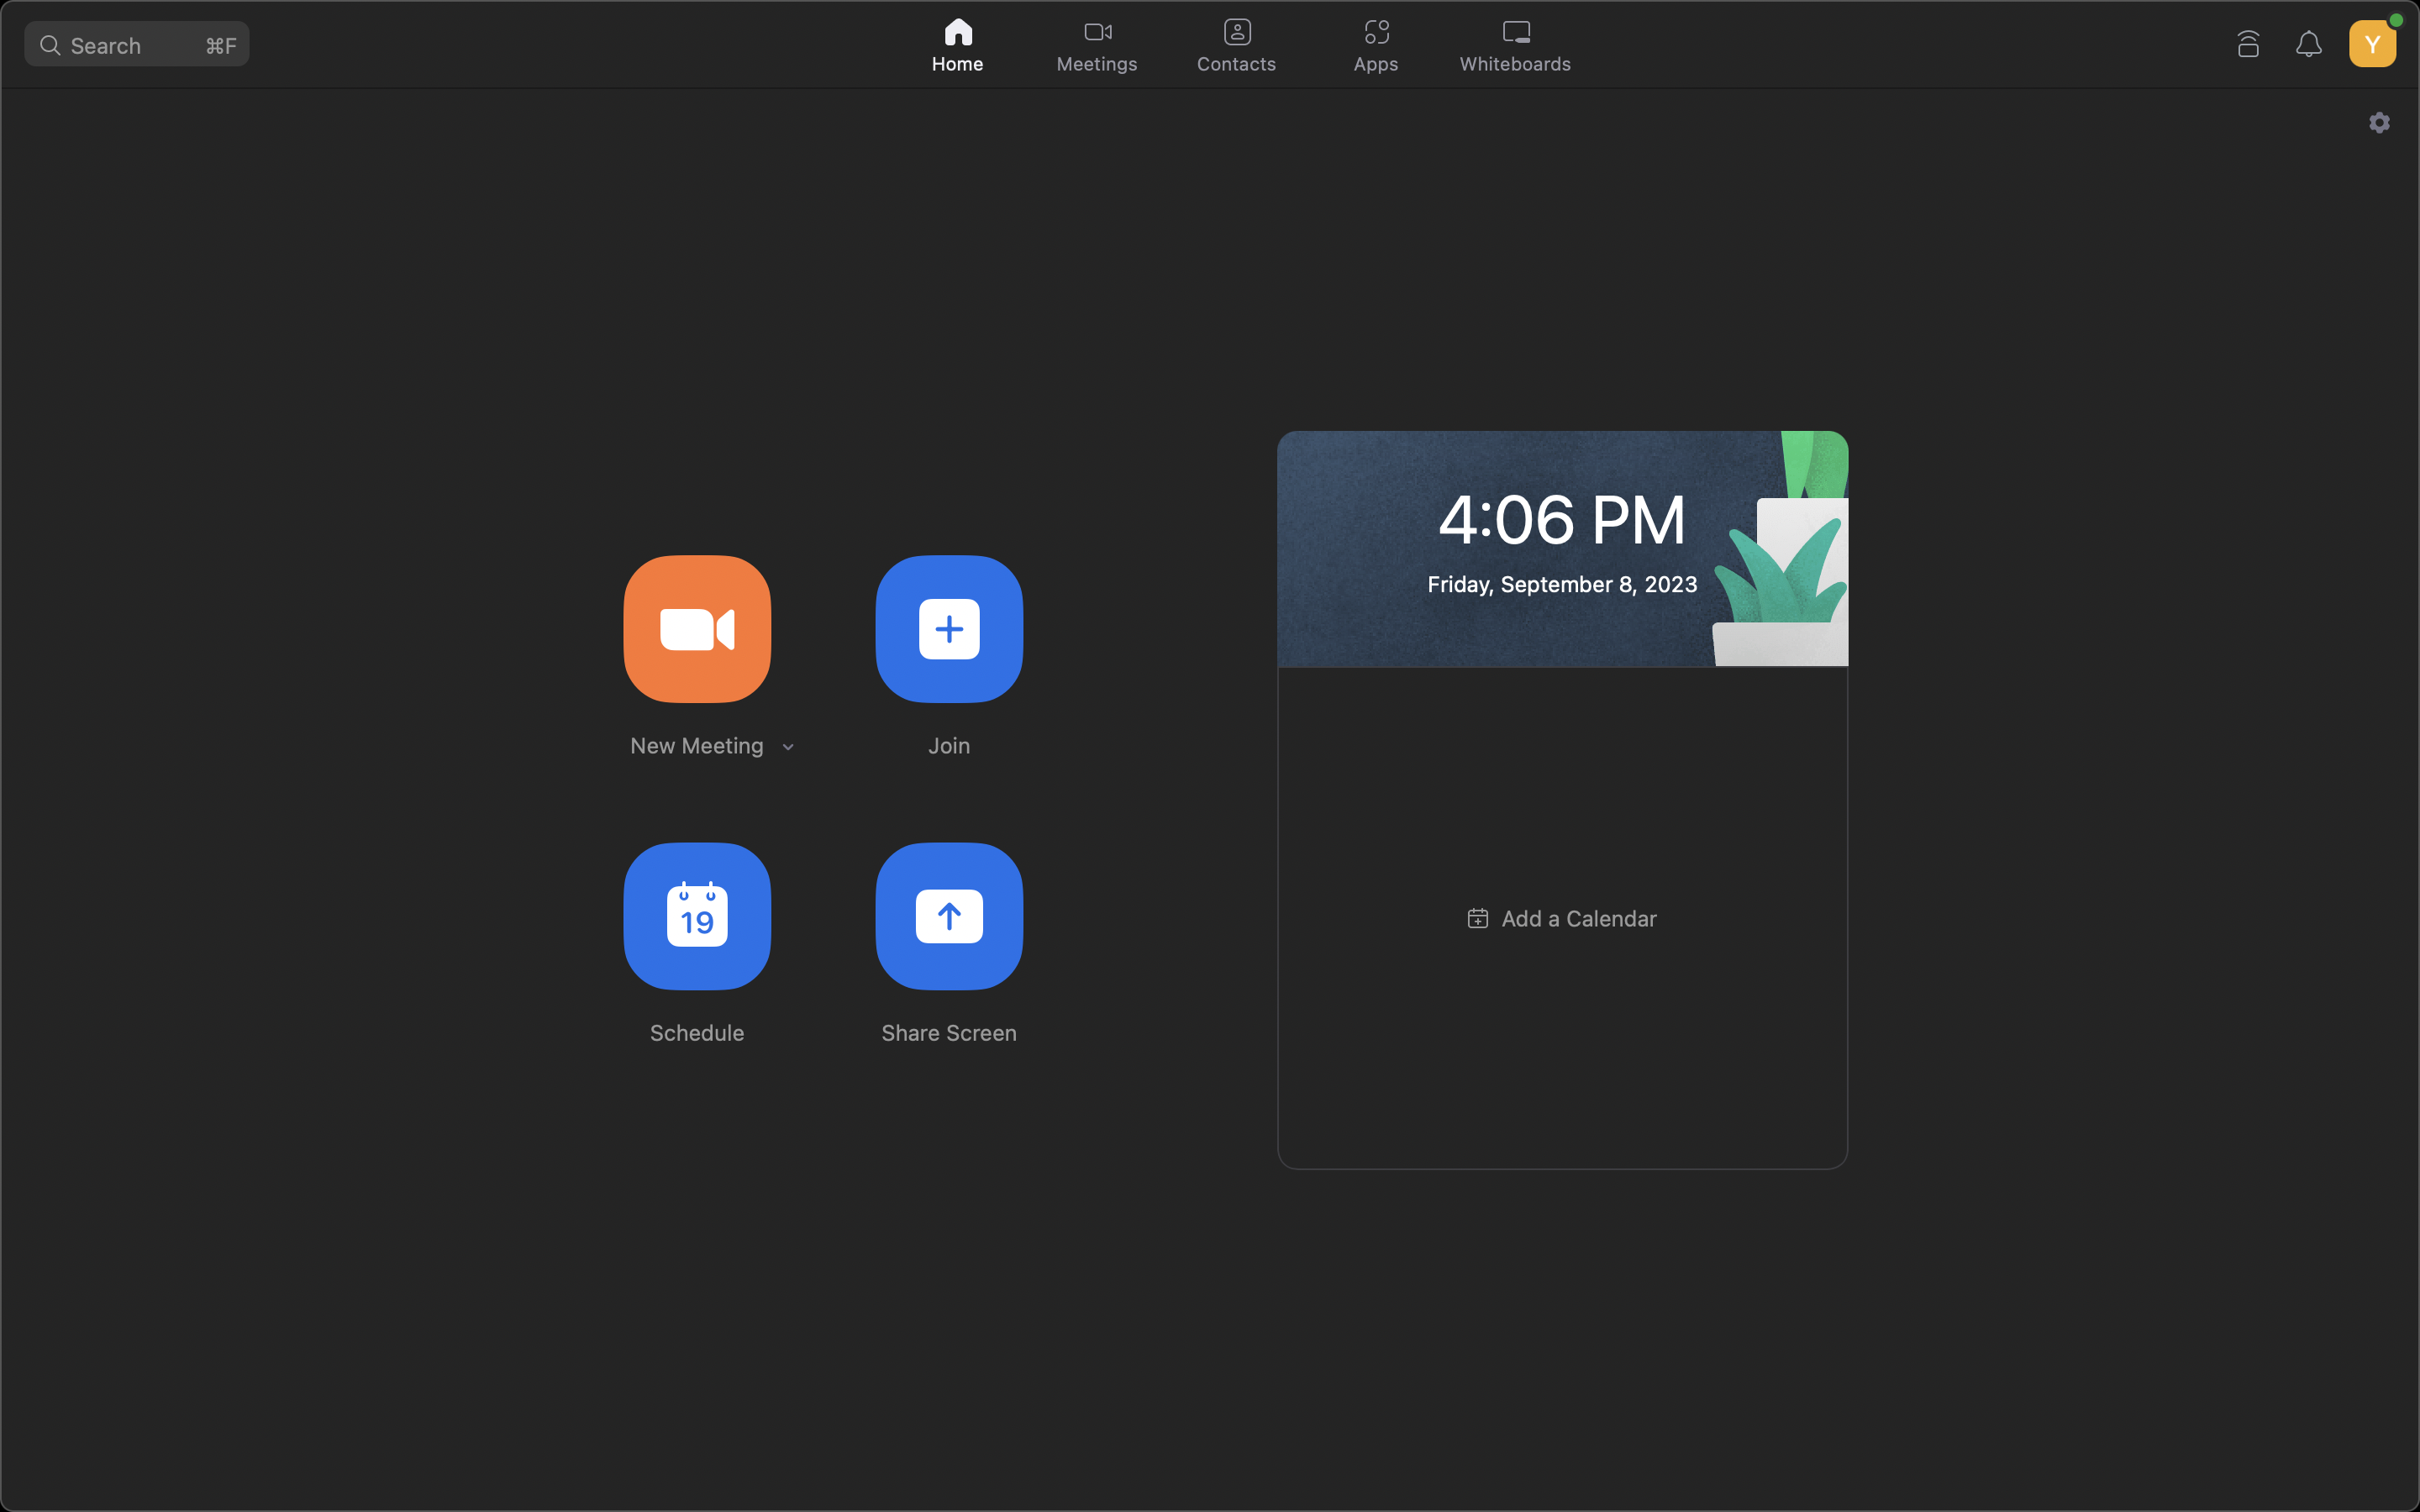 The height and width of the screenshot is (1512, 2420). I want to click on the bell icon for notifications, so click(2312, 41).